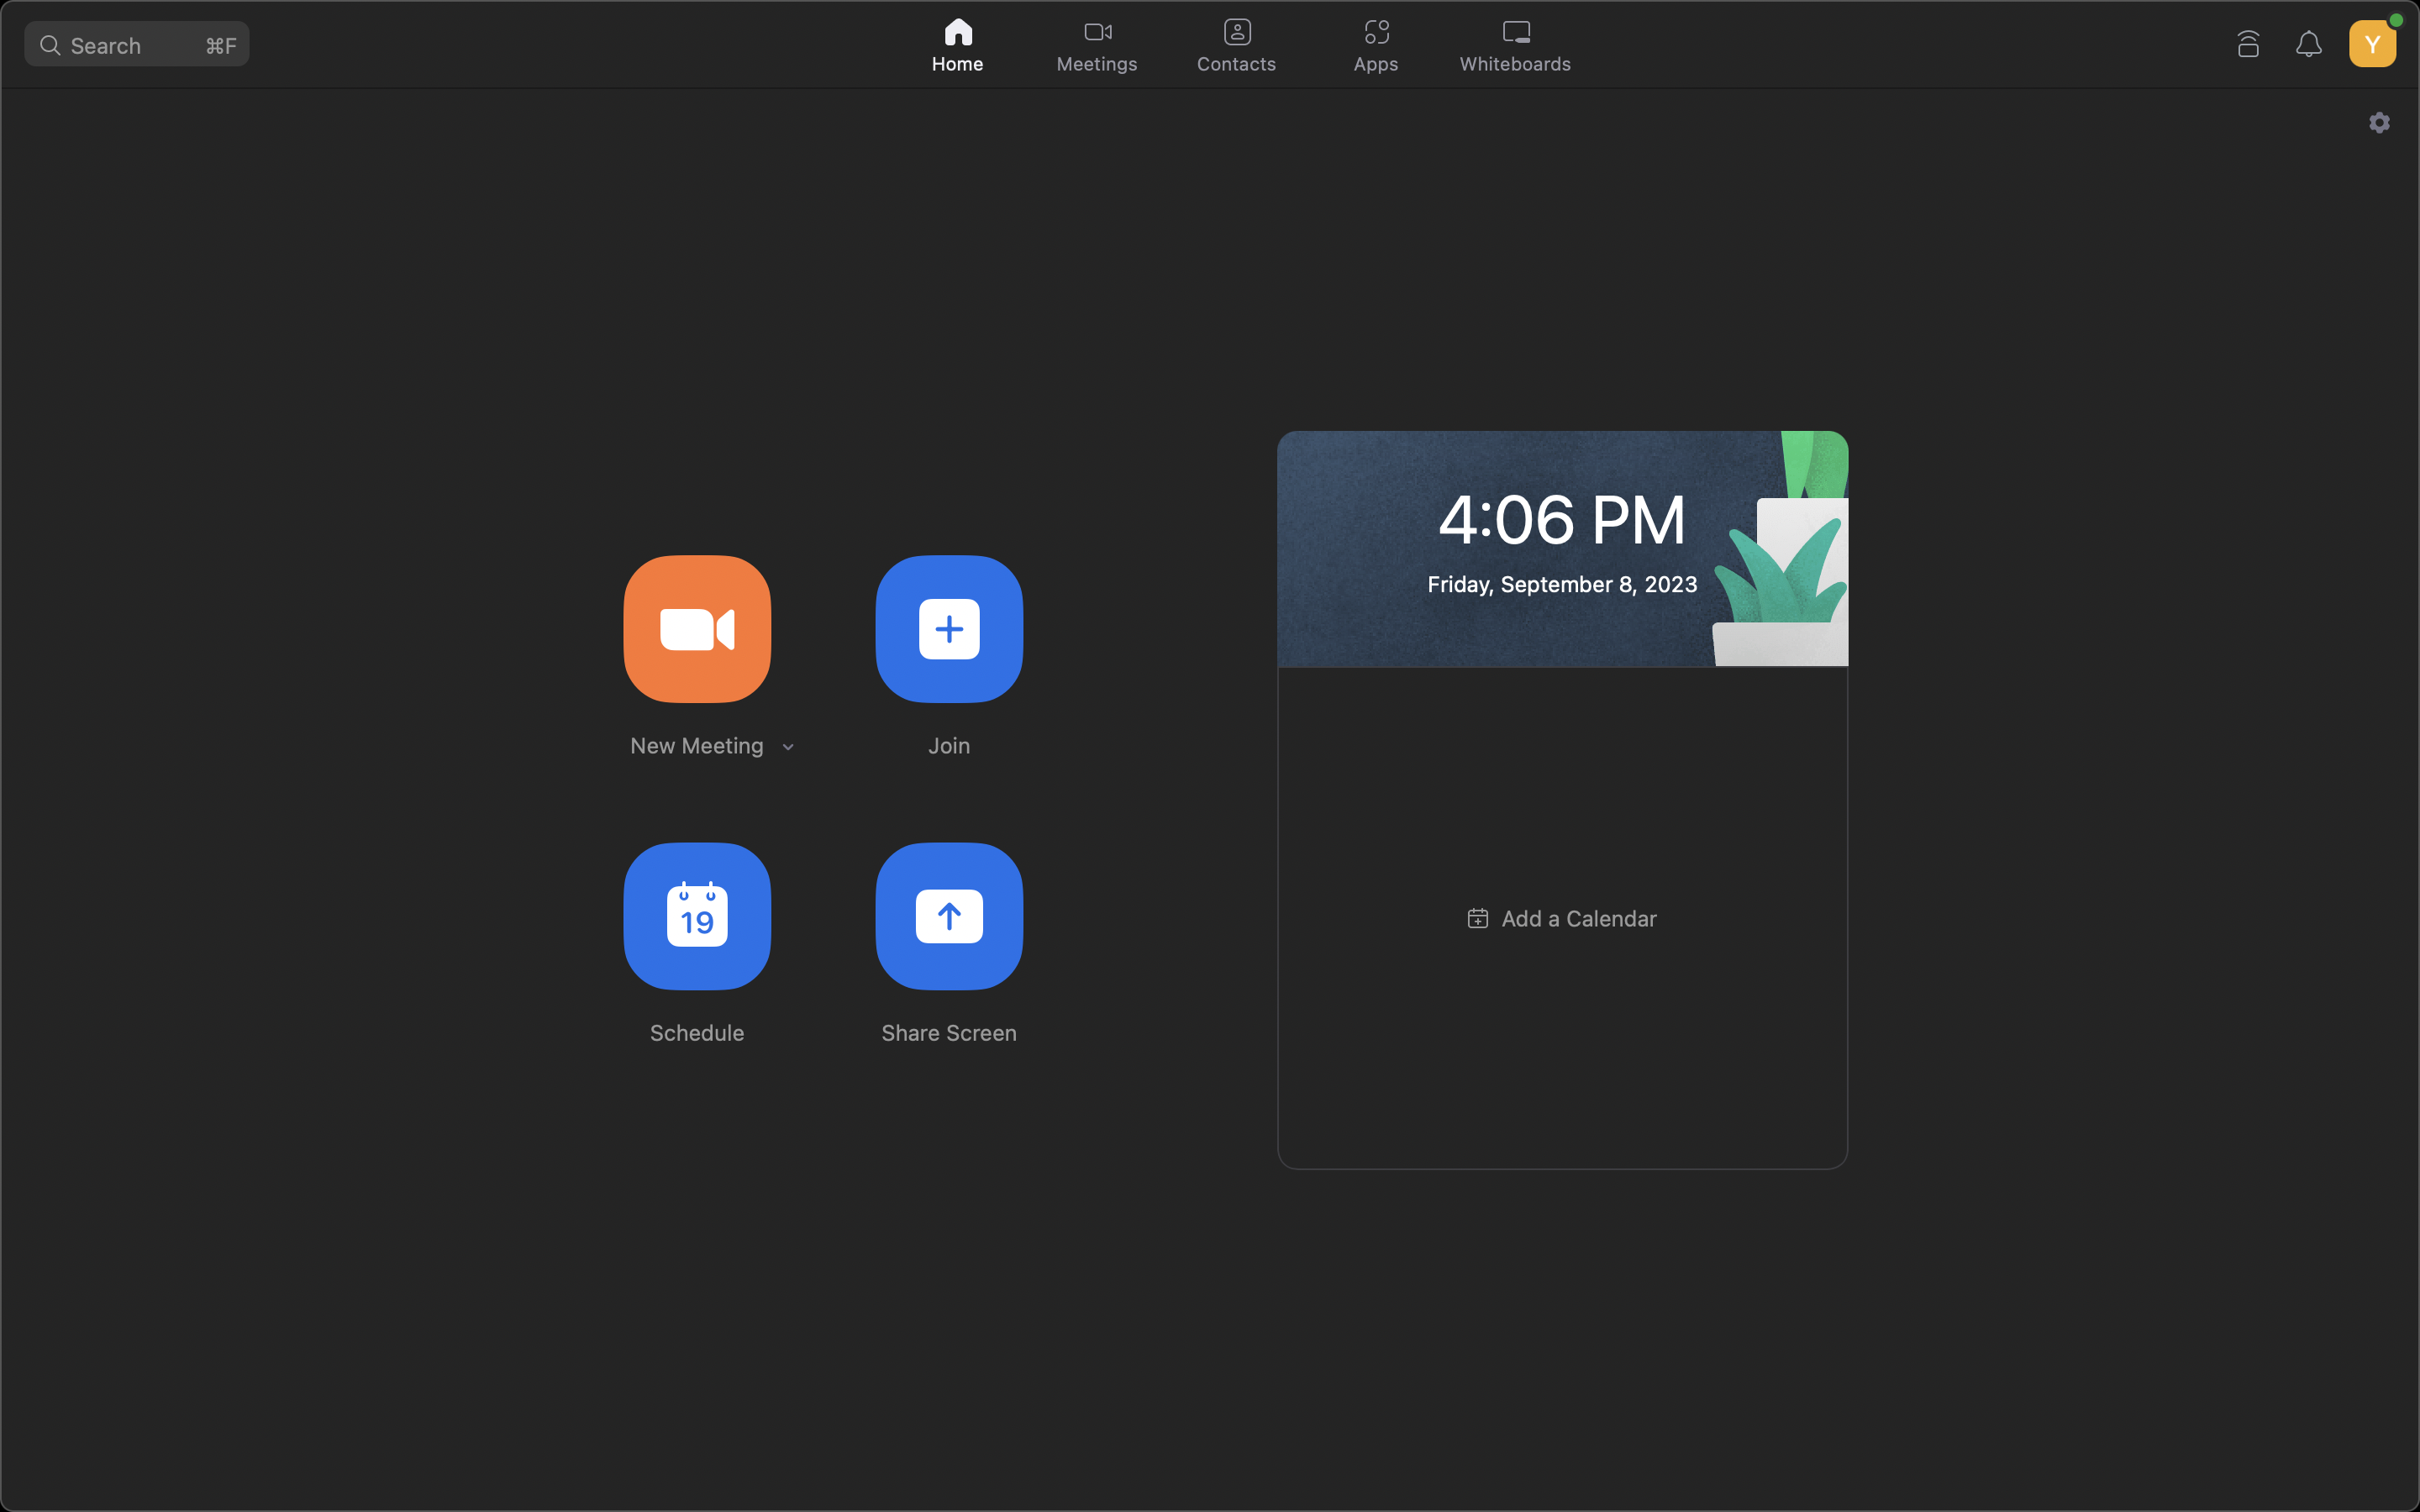 The height and width of the screenshot is (1512, 2420). I want to click on the bell icon for notifications, so click(2312, 41).